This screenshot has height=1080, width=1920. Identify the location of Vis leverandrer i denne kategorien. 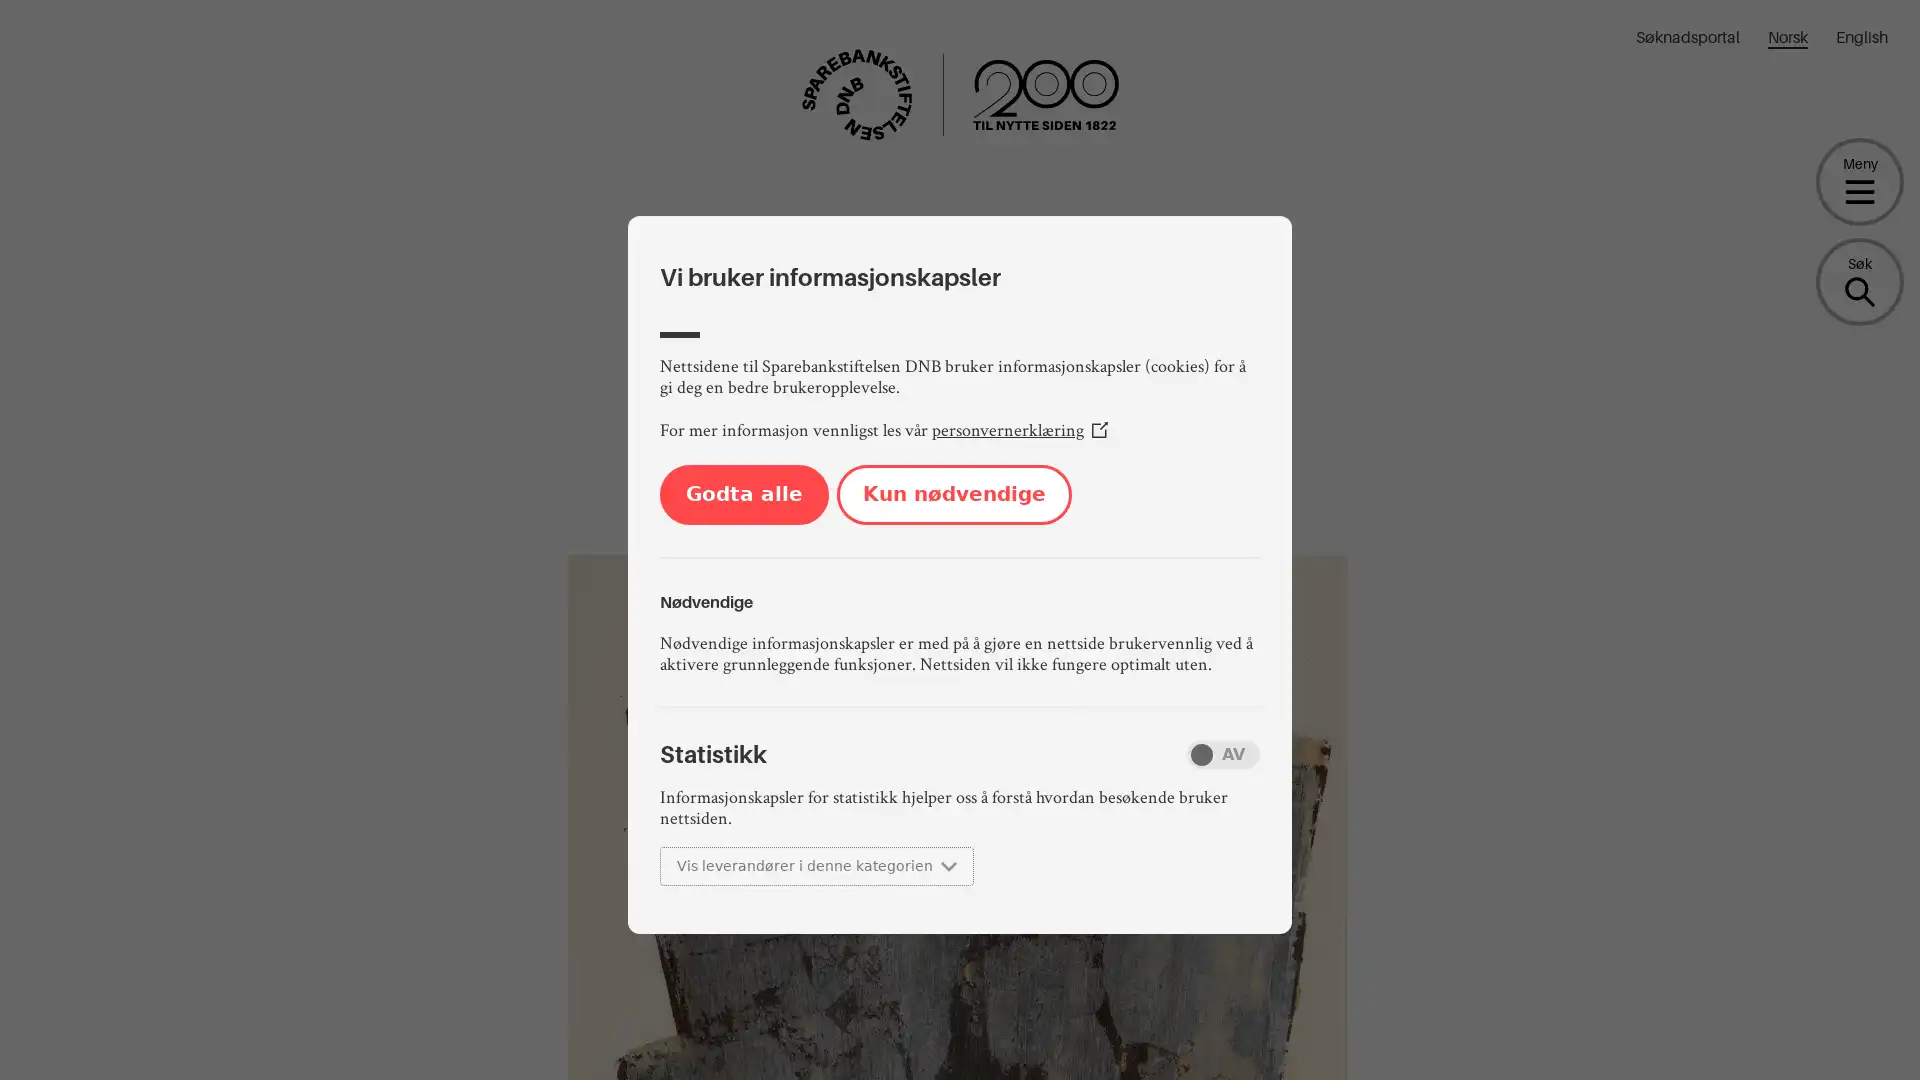
(816, 865).